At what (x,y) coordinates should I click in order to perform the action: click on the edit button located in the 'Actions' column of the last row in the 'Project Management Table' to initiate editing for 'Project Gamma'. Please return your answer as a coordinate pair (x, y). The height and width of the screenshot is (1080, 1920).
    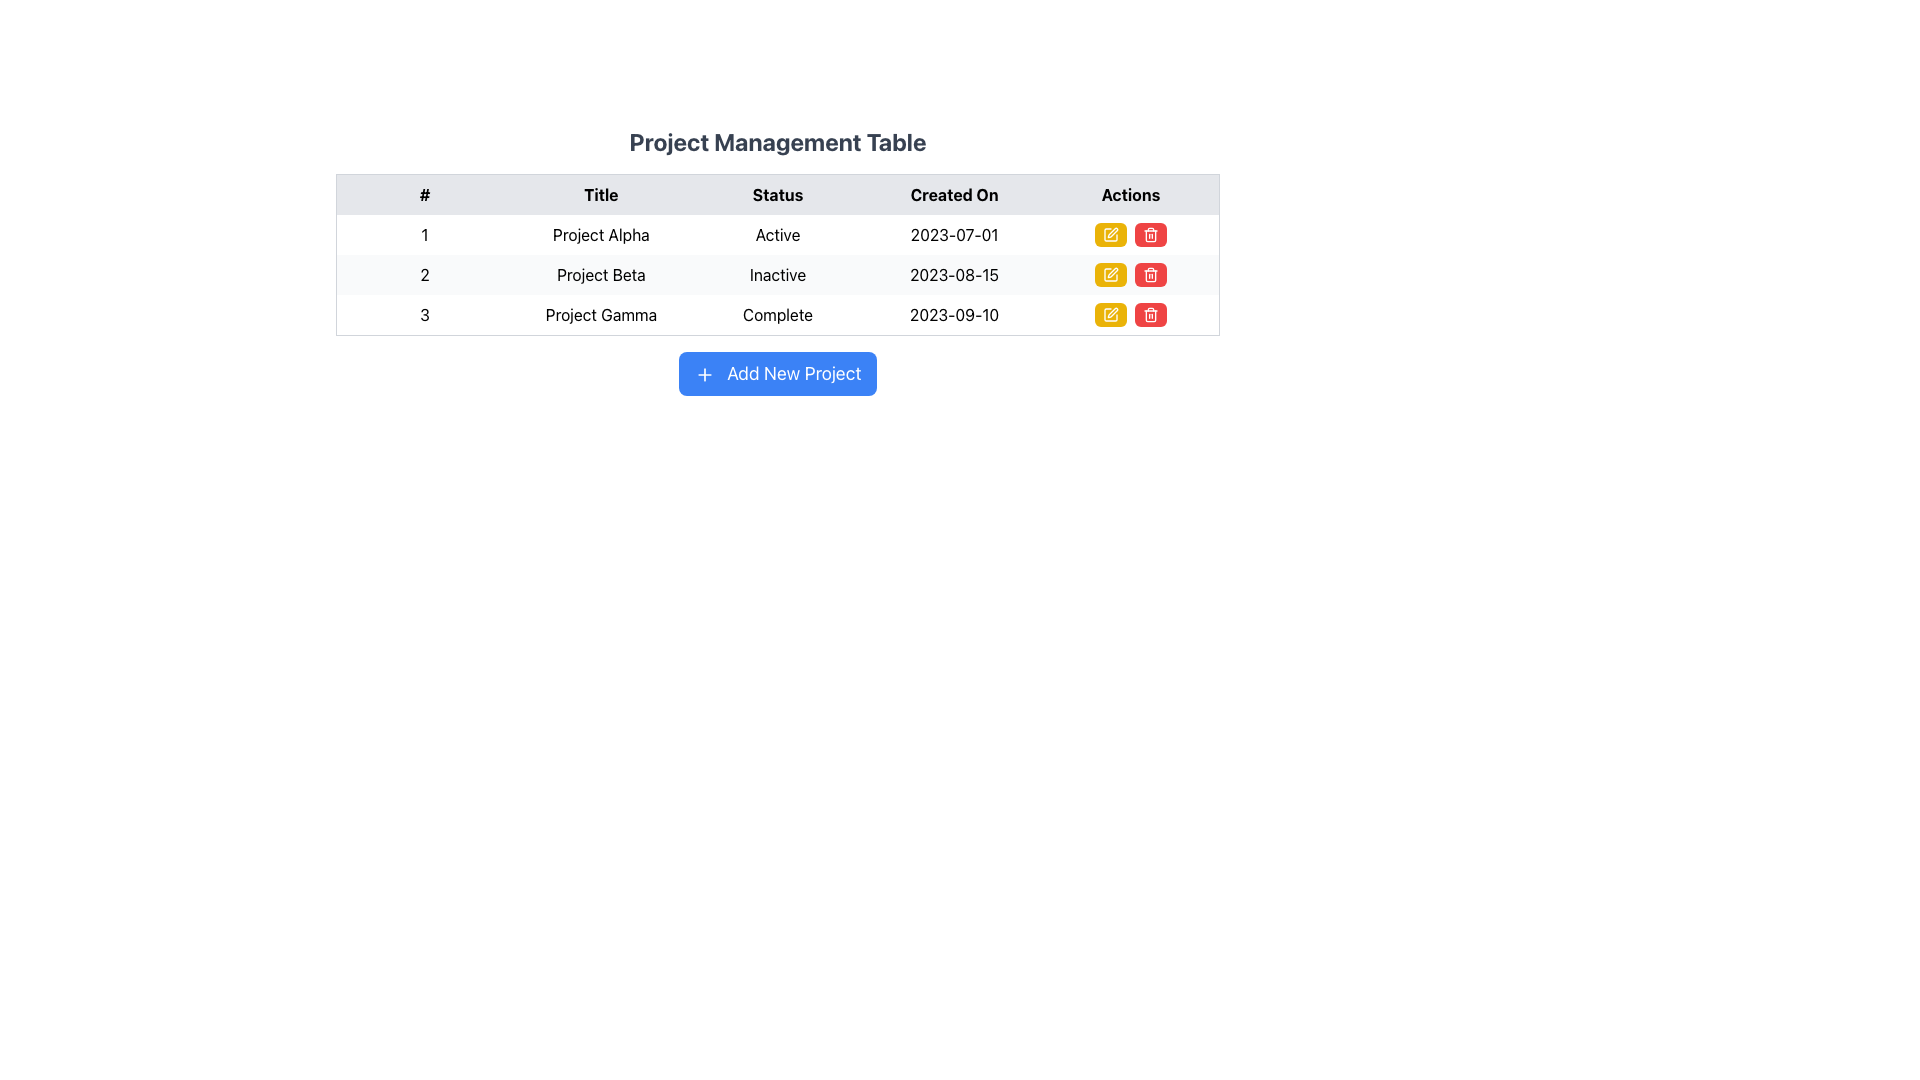
    Looking at the image, I should click on (1109, 315).